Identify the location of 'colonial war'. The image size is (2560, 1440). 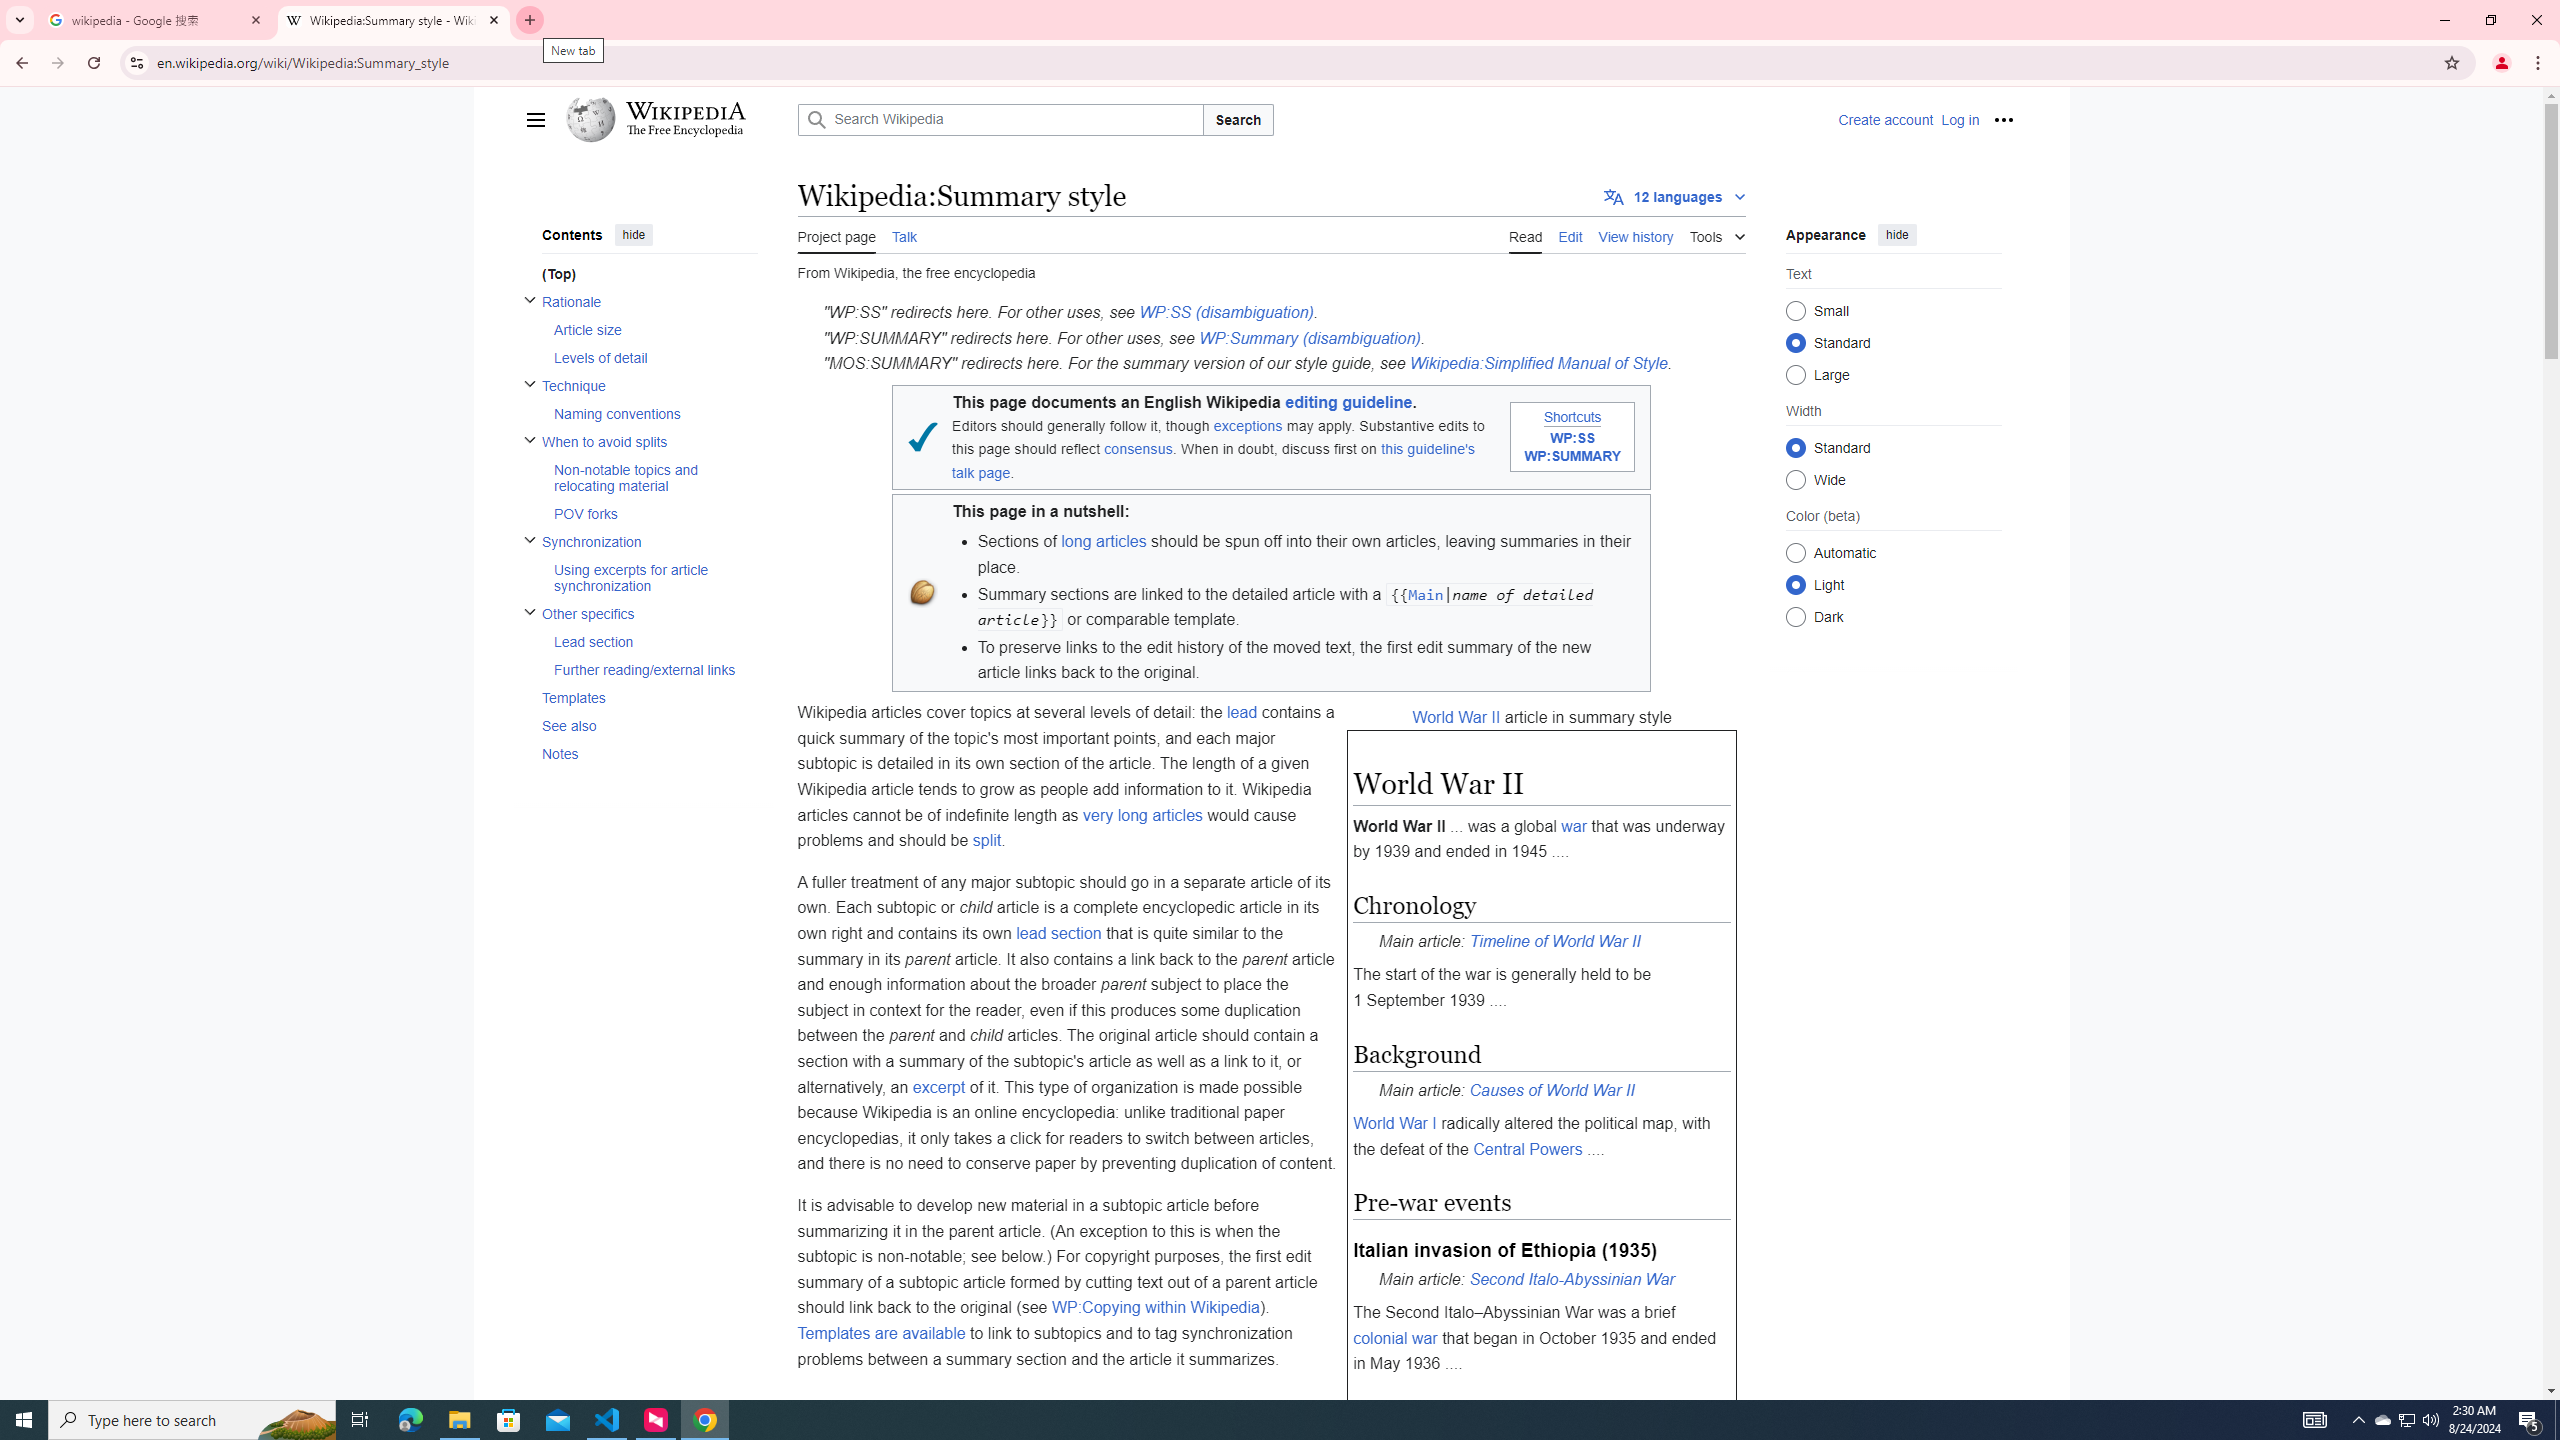
(1395, 1336).